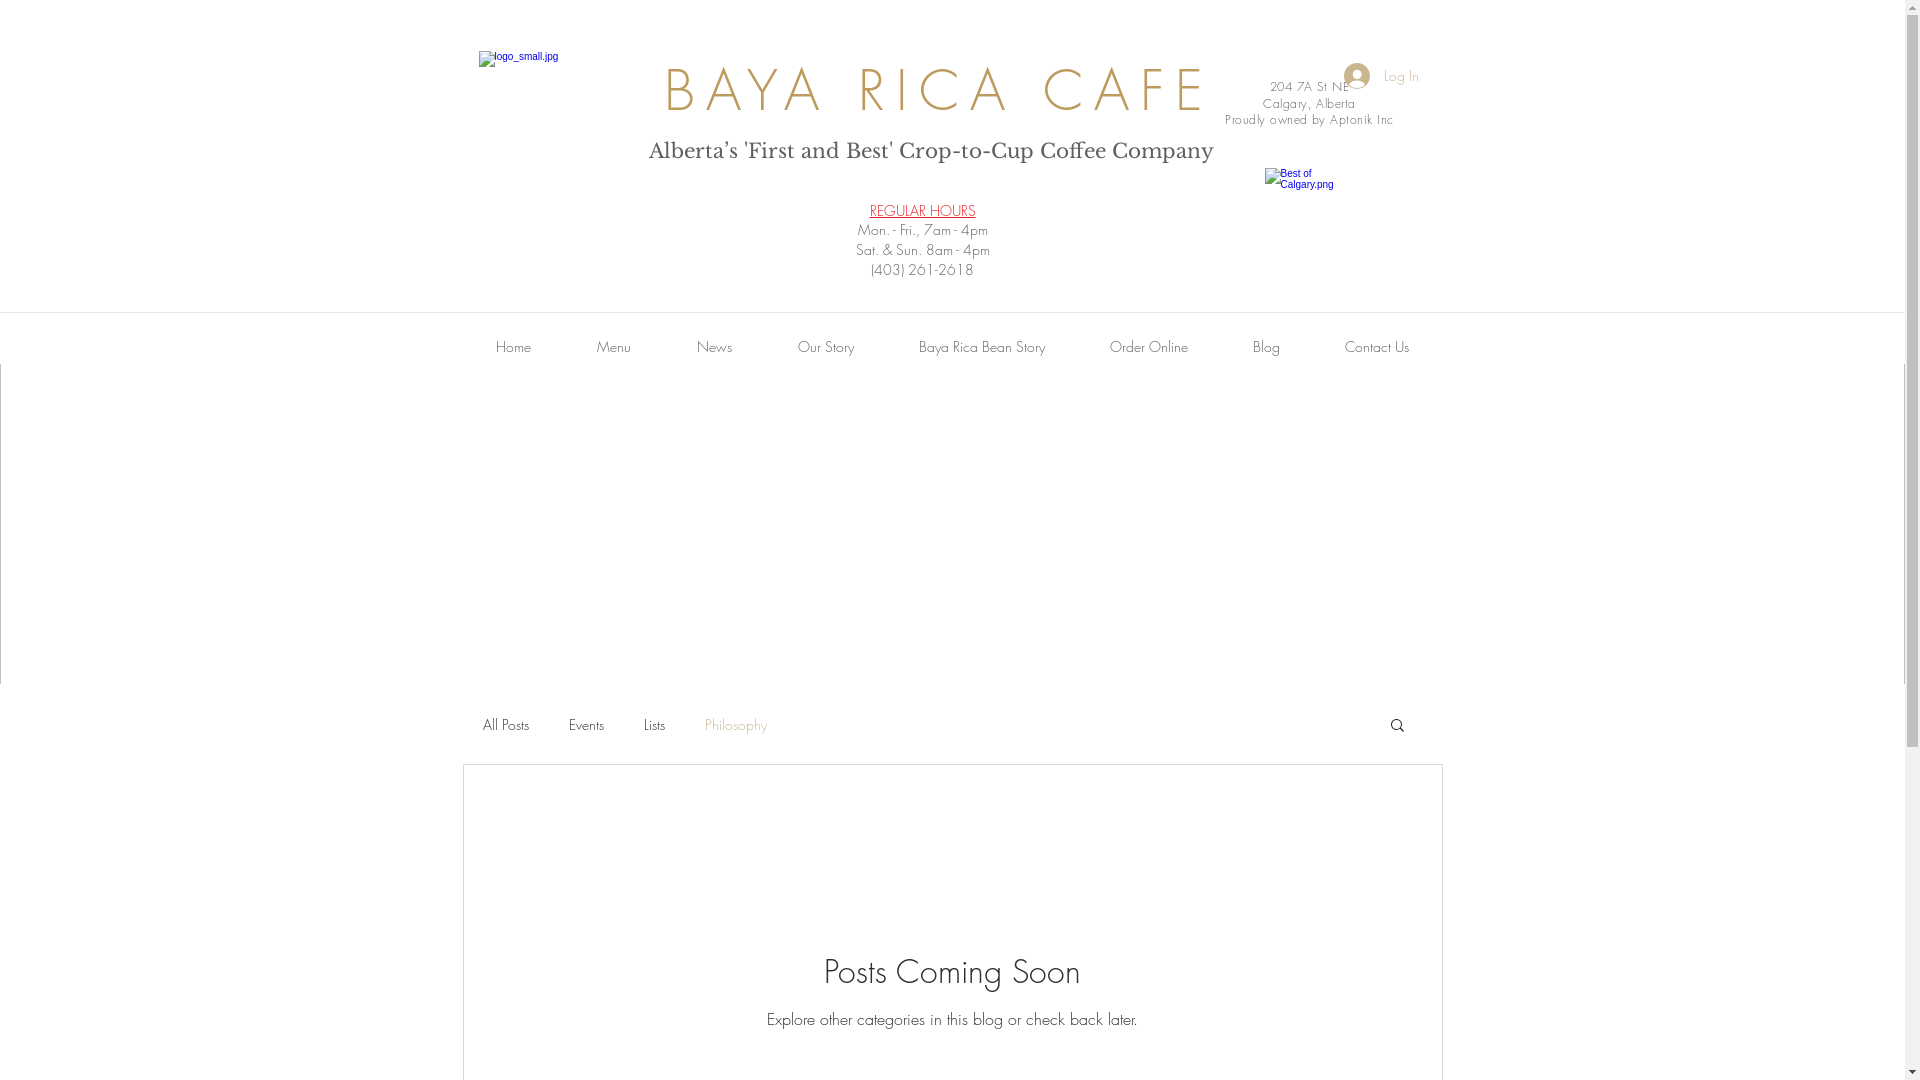 This screenshot has width=1920, height=1080. What do you see at coordinates (825, 346) in the screenshot?
I see `'Our Story'` at bounding box center [825, 346].